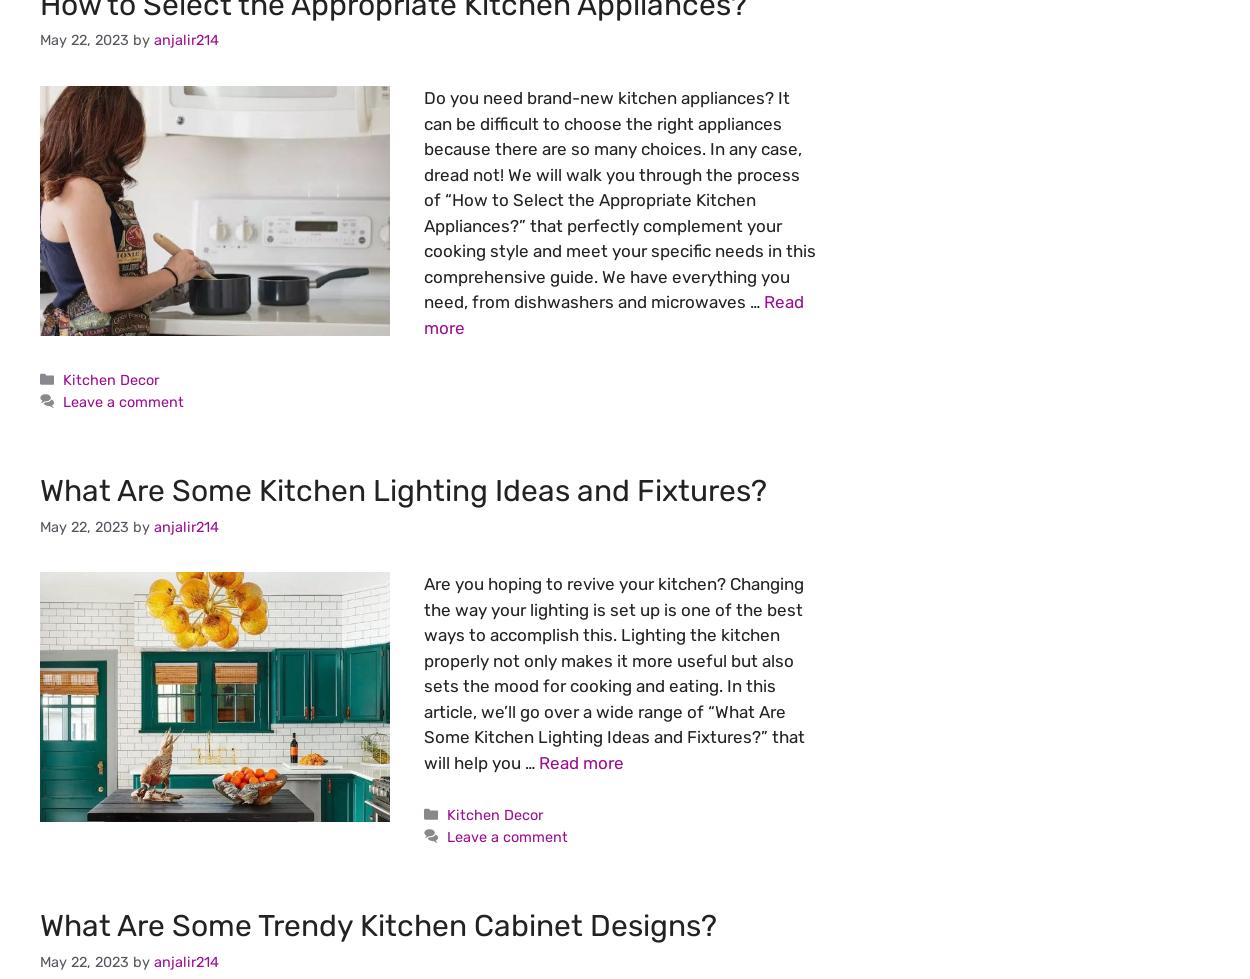 Image resolution: width=1250 pixels, height=979 pixels. Describe the element at coordinates (403, 490) in the screenshot. I see `'What Are Some Kitchen Lighting Ideas and Fixtures?'` at that location.